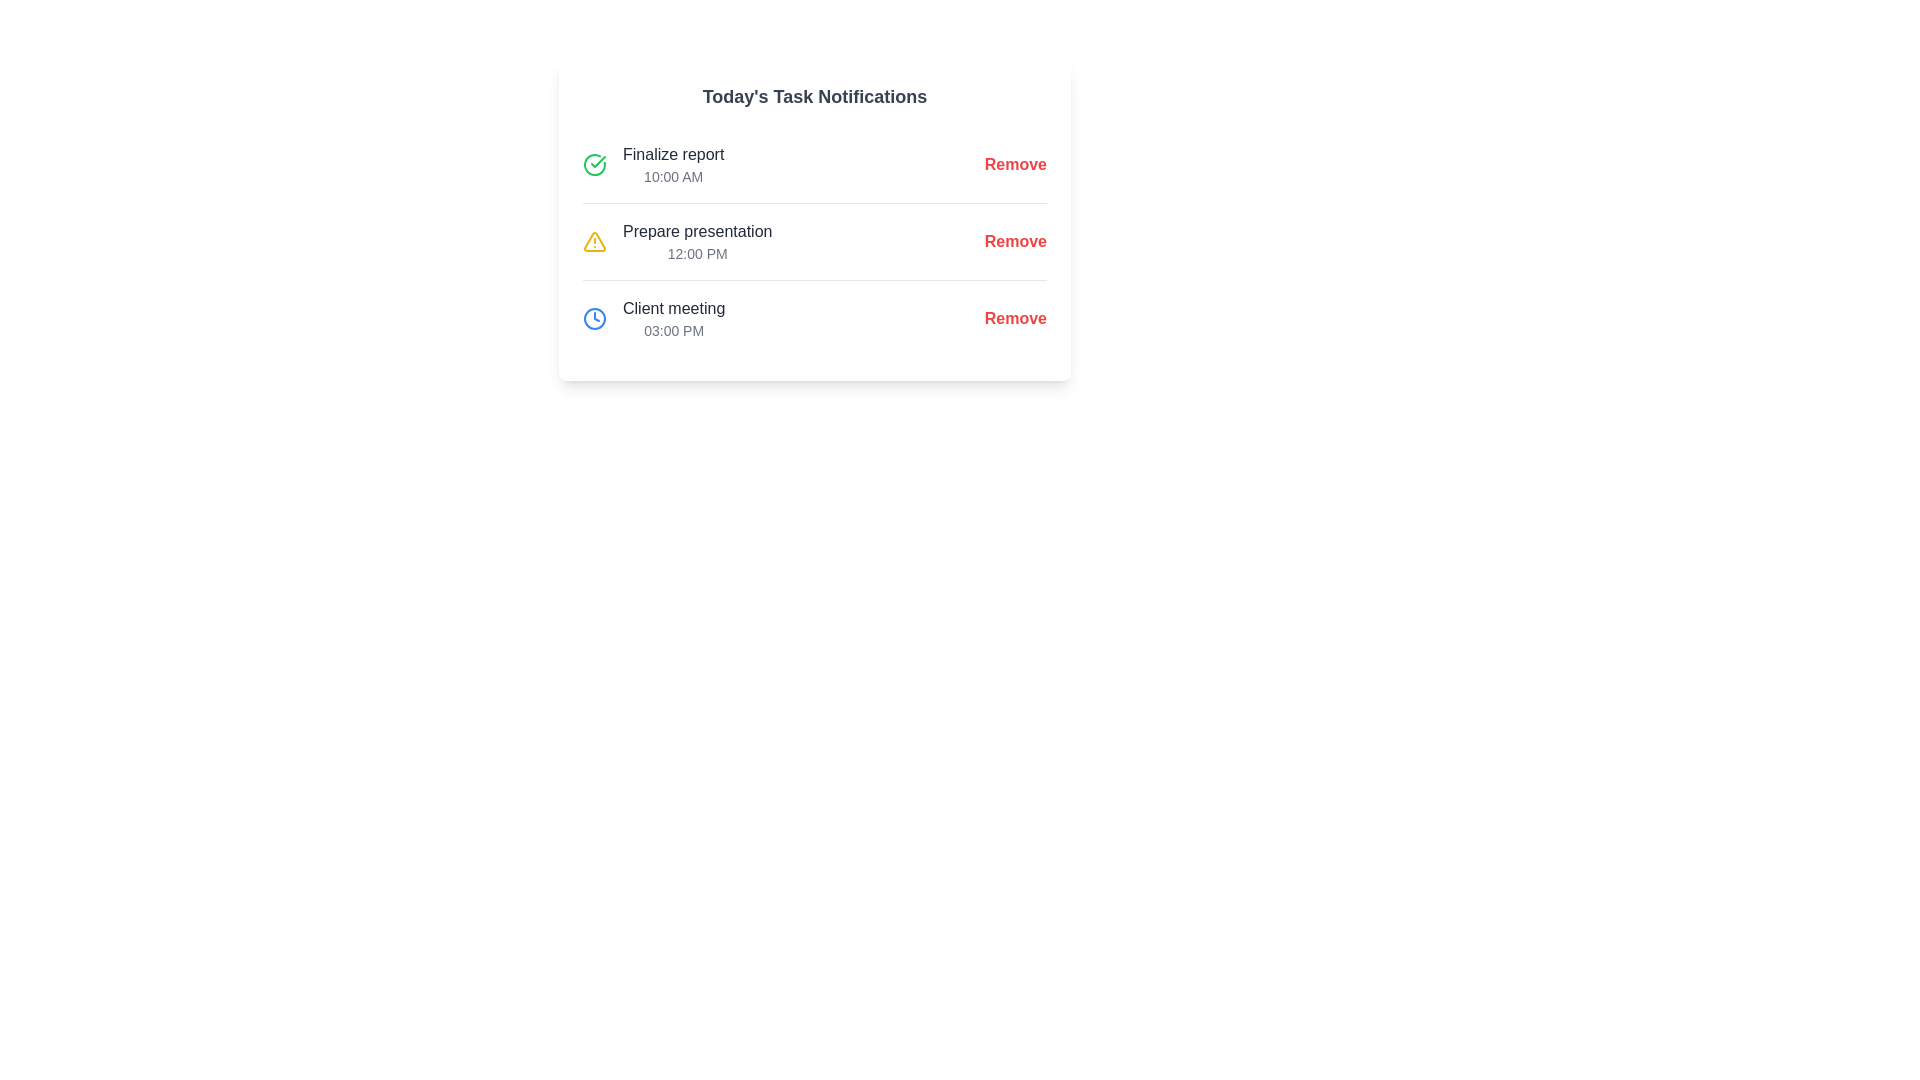 Image resolution: width=1920 pixels, height=1080 pixels. Describe the element at coordinates (674, 318) in the screenshot. I see `the text display element that shows 'Client meeting' and '03:00 PM', located in the third row of the task notifications list` at that location.